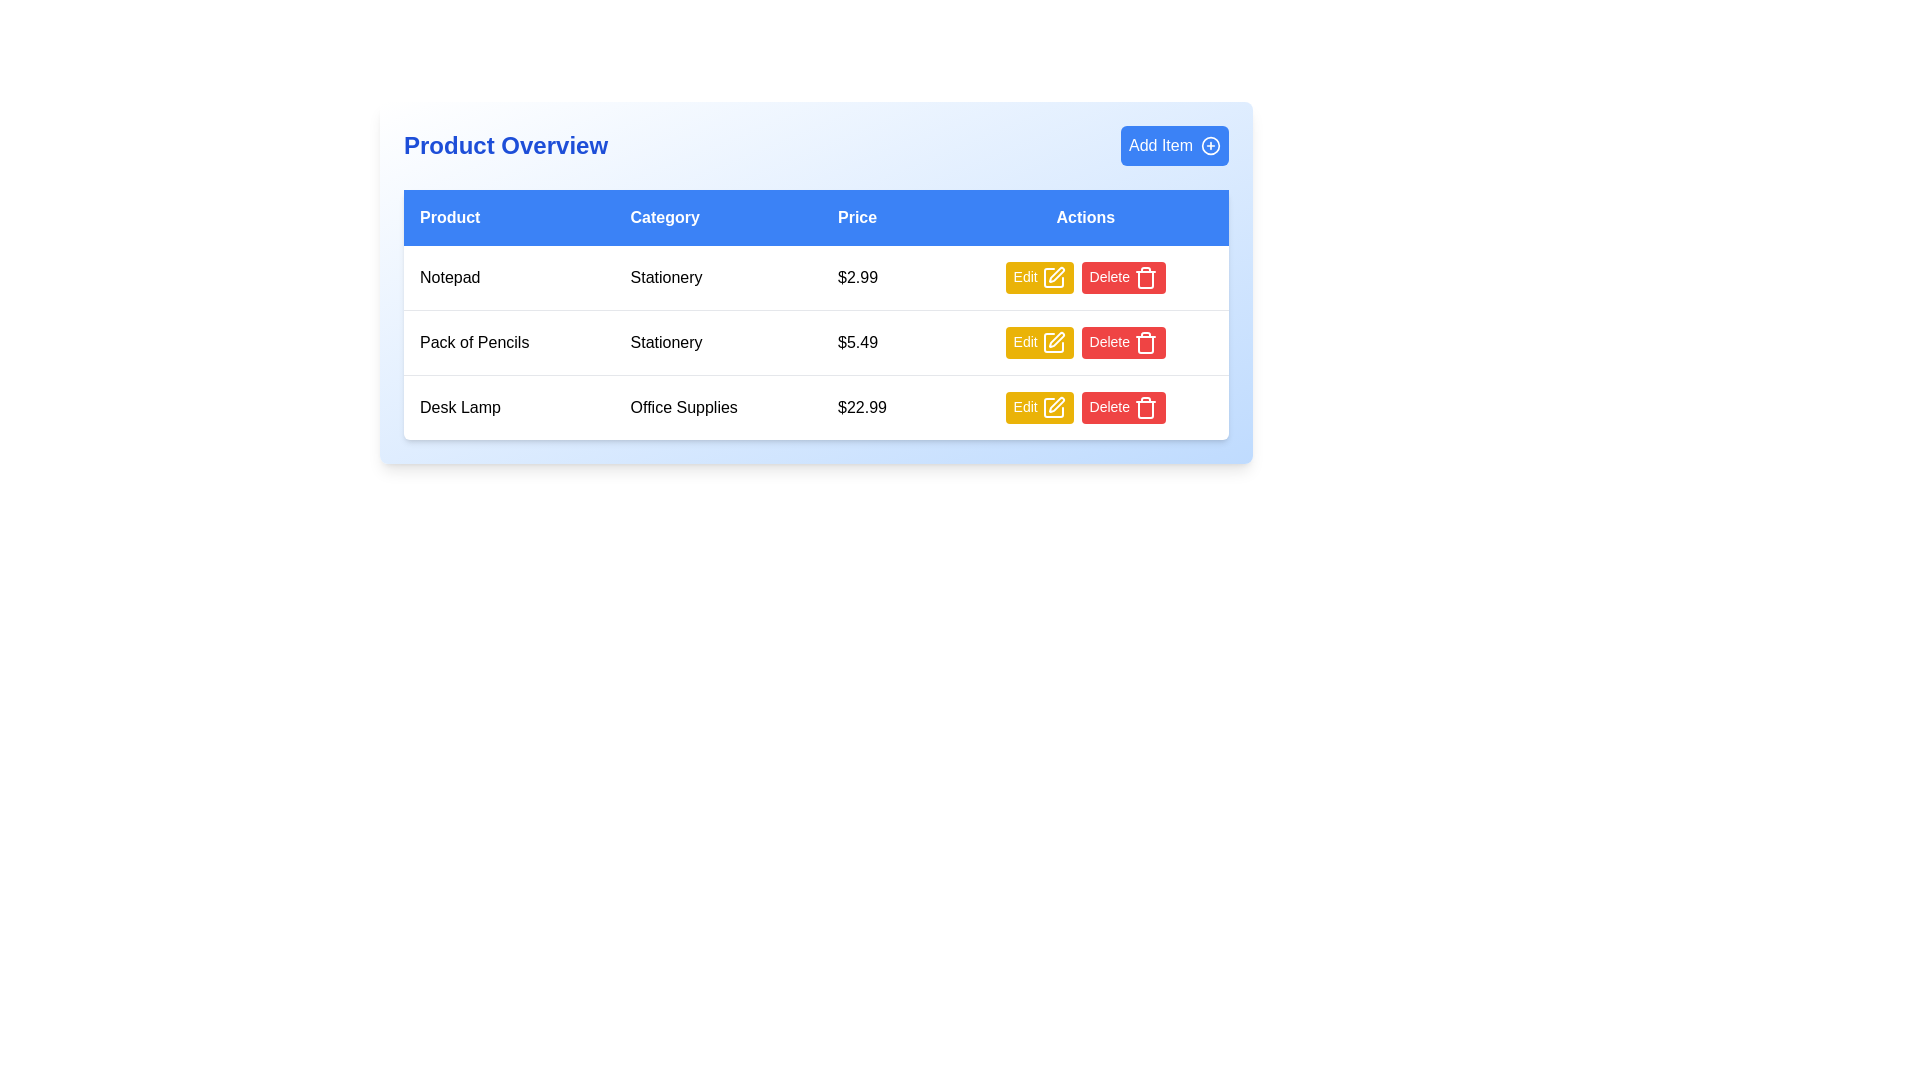 Image resolution: width=1920 pixels, height=1080 pixels. Describe the element at coordinates (1039, 277) in the screenshot. I see `the 'Edit' button, which is a rectangular button with rounded edges, yellow background, and white text, located in the 'Actions' column for the 'Notepad' row` at that location.